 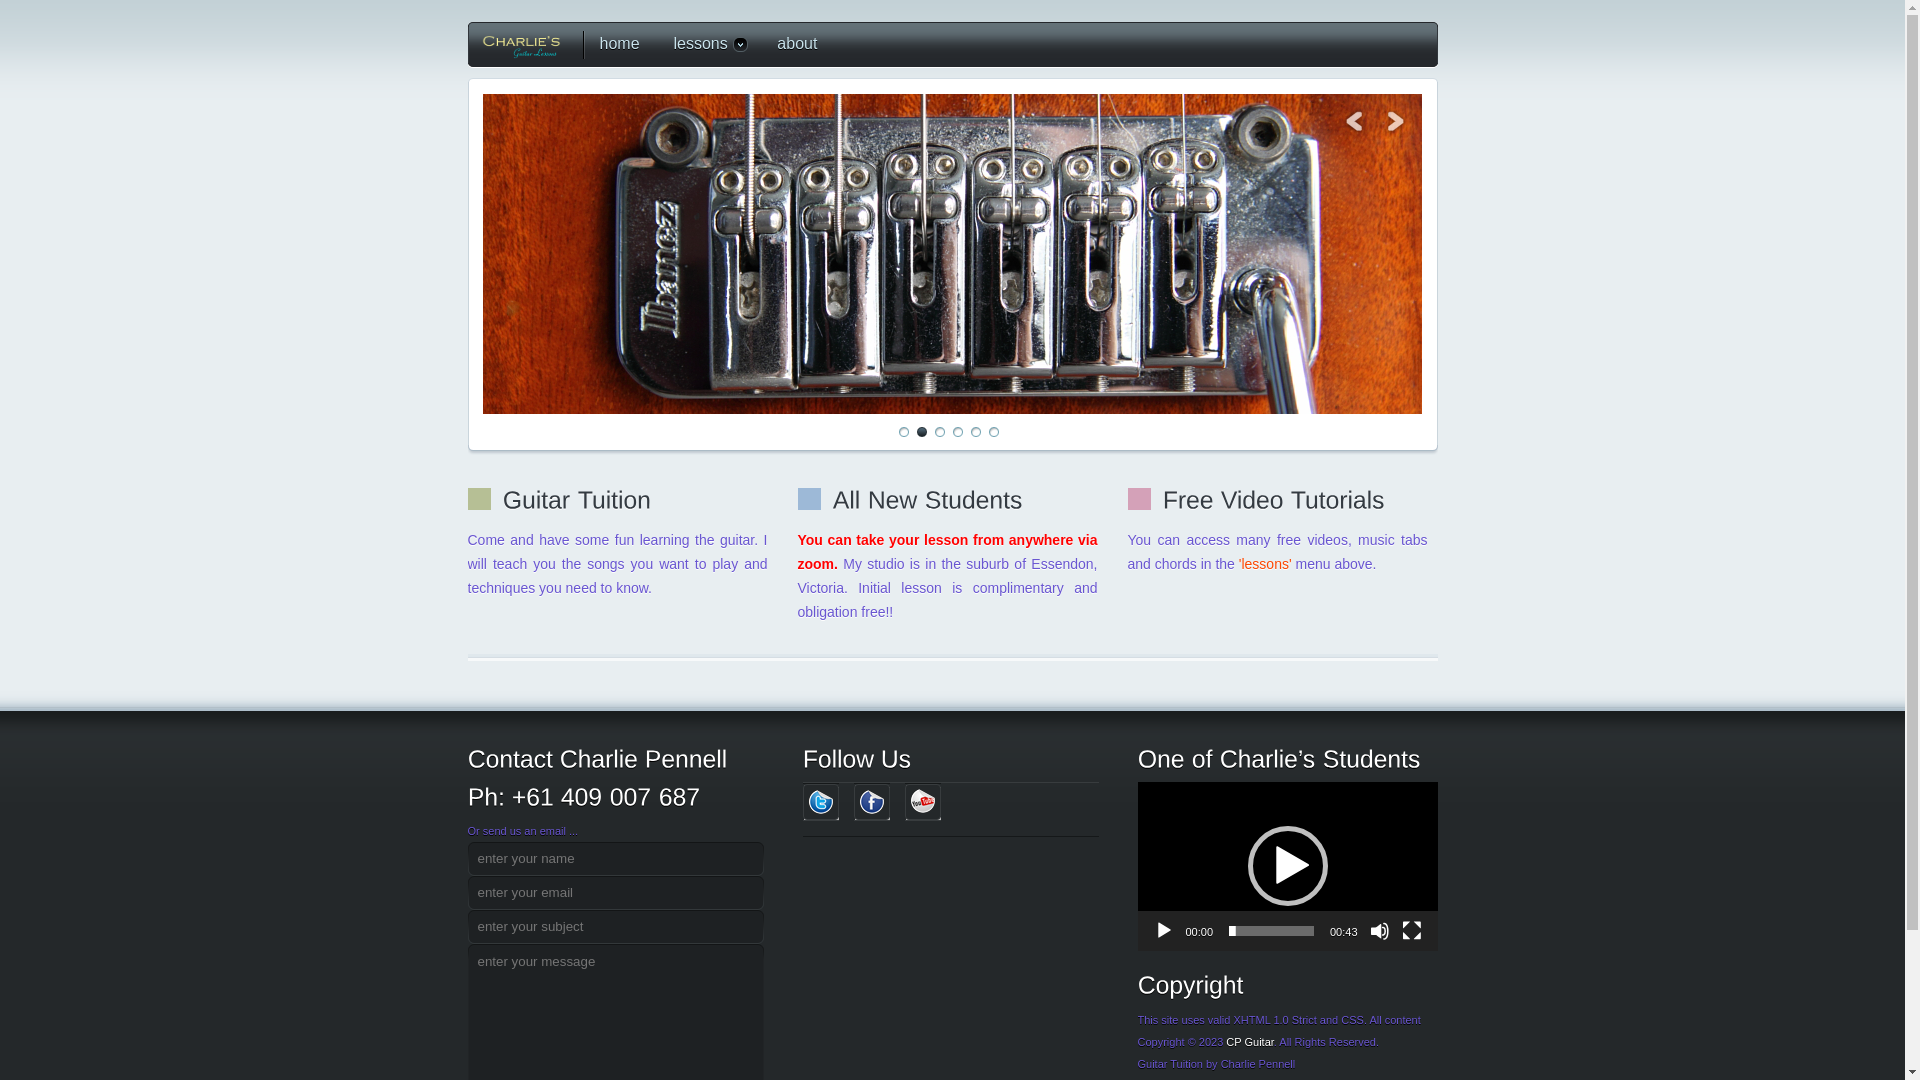 I want to click on '4', so click(x=950, y=431).